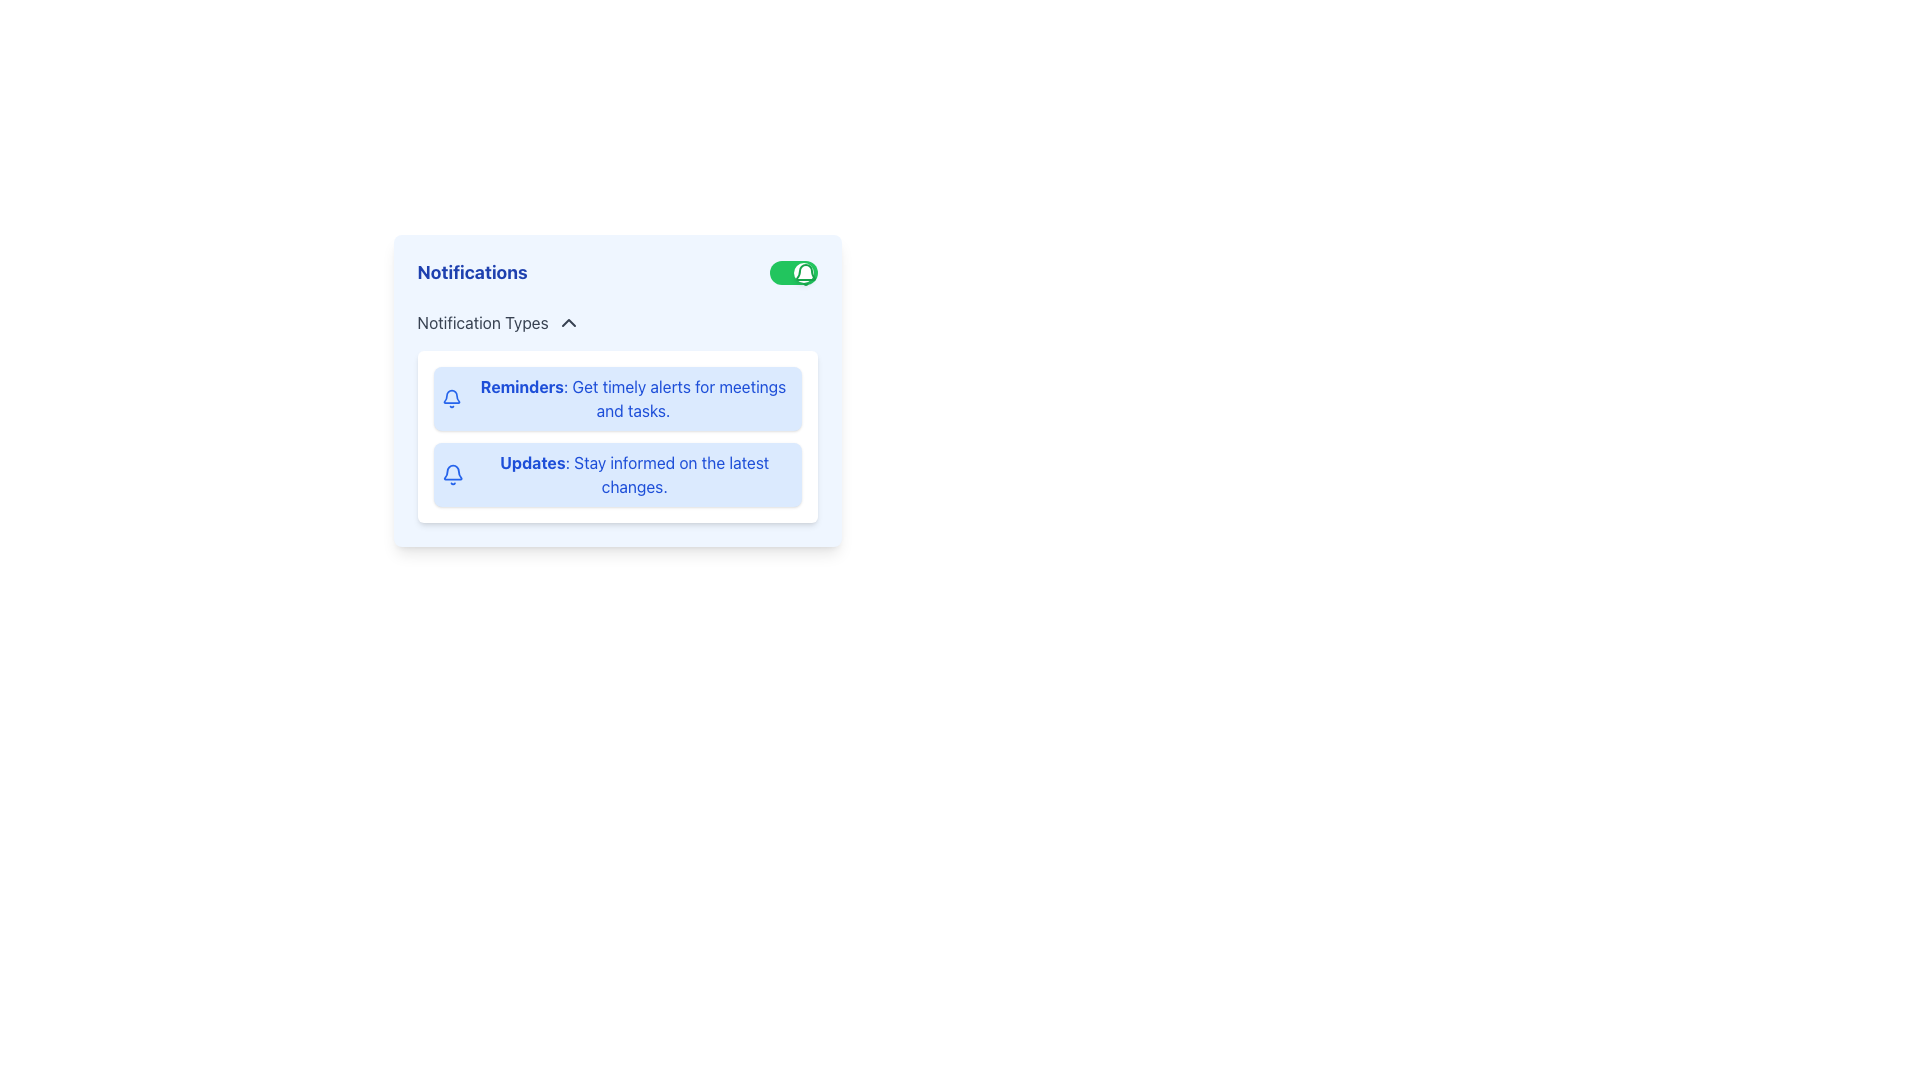 This screenshot has height=1080, width=1920. Describe the element at coordinates (499, 322) in the screenshot. I see `the interactive text label with an icon for 'Notification Types'` at that location.